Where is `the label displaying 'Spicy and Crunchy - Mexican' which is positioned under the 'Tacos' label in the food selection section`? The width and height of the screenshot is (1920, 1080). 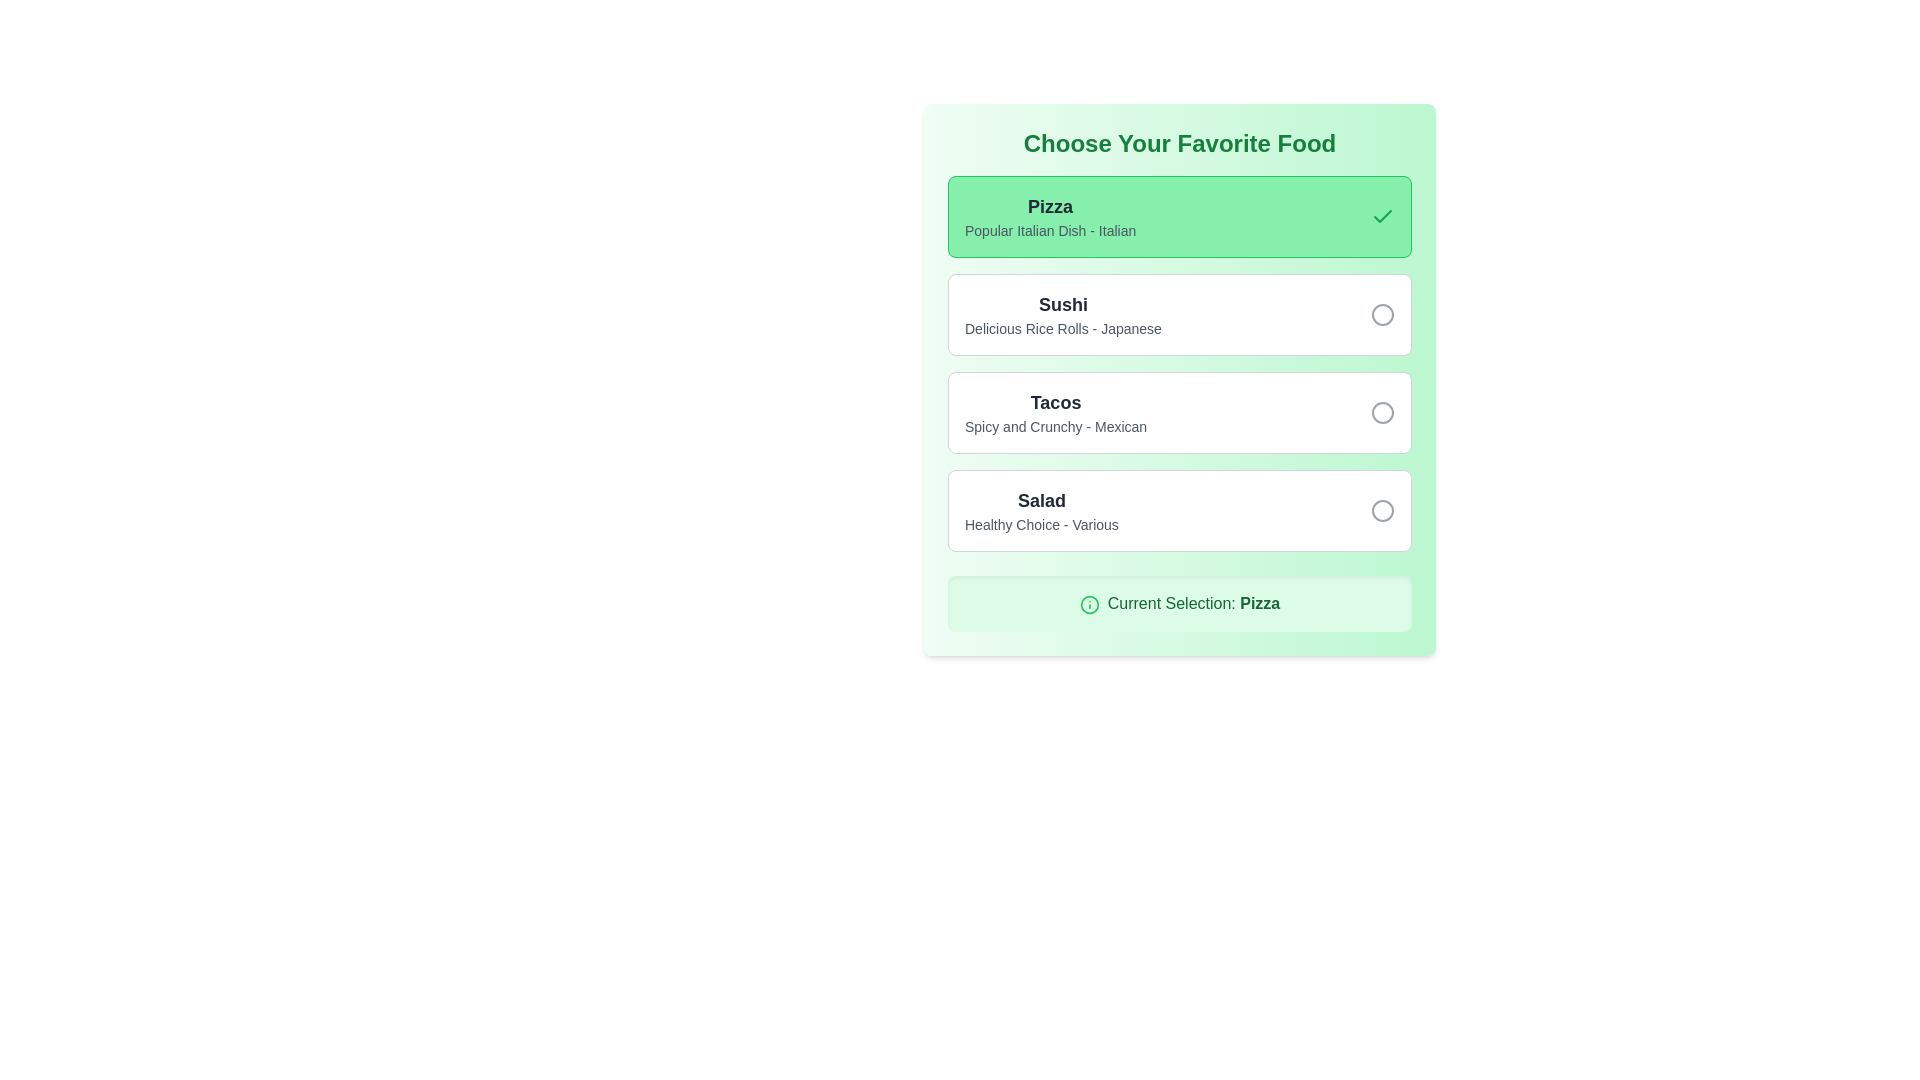
the label displaying 'Spicy and Crunchy - Mexican' which is positioned under the 'Tacos' label in the food selection section is located at coordinates (1055, 426).